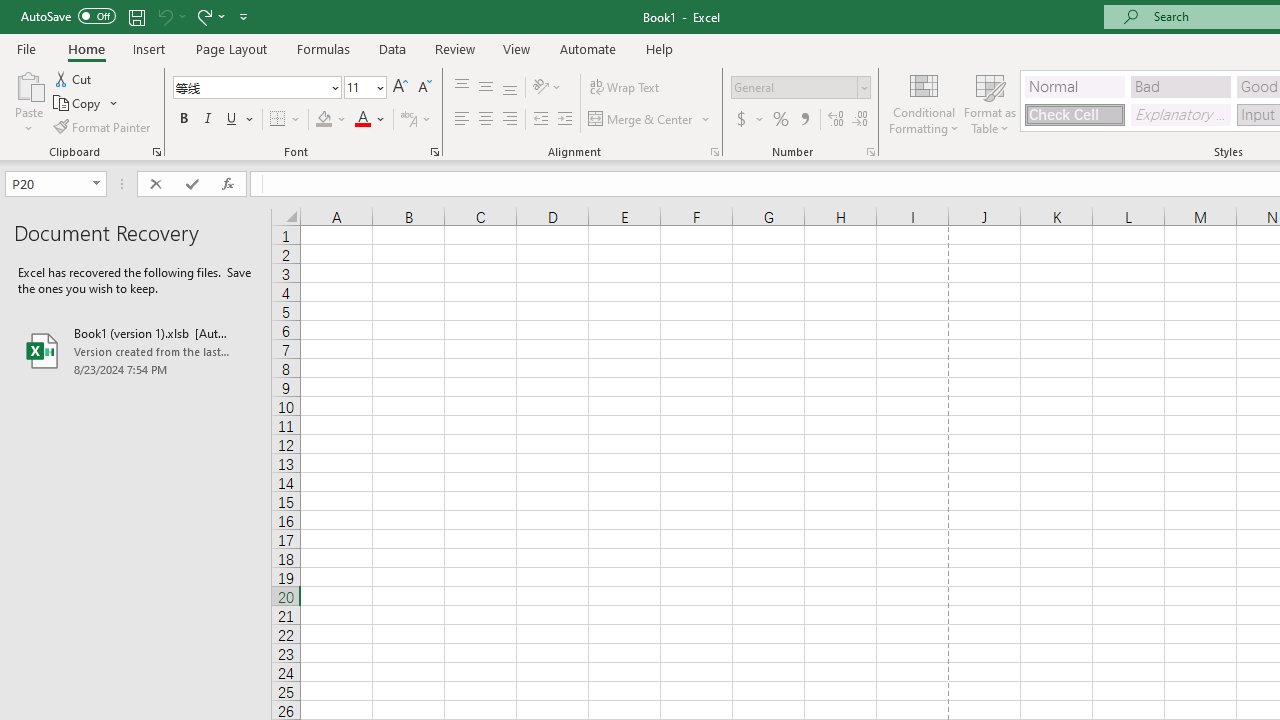 This screenshot has width=1280, height=720. What do you see at coordinates (423, 86) in the screenshot?
I see `'Decrease Font Size'` at bounding box center [423, 86].